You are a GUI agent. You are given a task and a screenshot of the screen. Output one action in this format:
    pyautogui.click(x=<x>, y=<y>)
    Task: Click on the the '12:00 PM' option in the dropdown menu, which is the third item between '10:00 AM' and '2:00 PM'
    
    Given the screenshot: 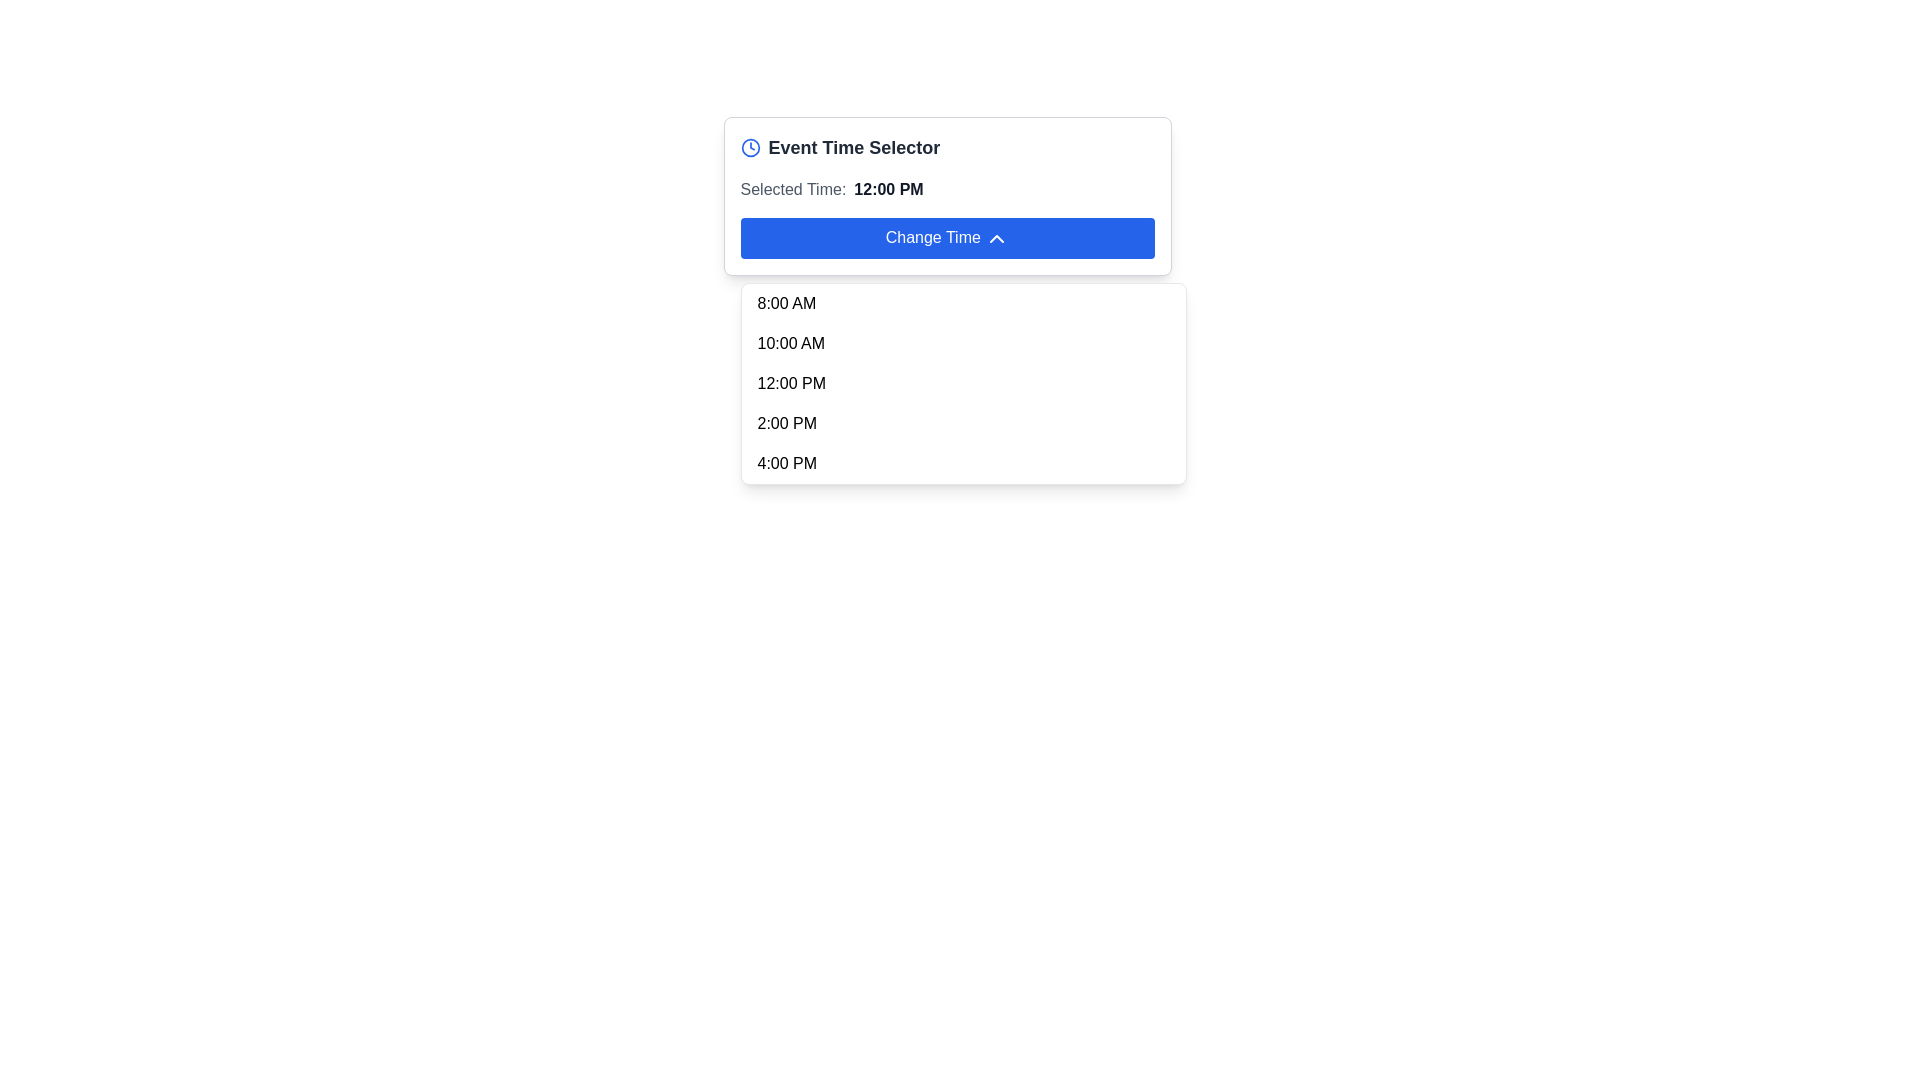 What is the action you would take?
    pyautogui.click(x=963, y=383)
    